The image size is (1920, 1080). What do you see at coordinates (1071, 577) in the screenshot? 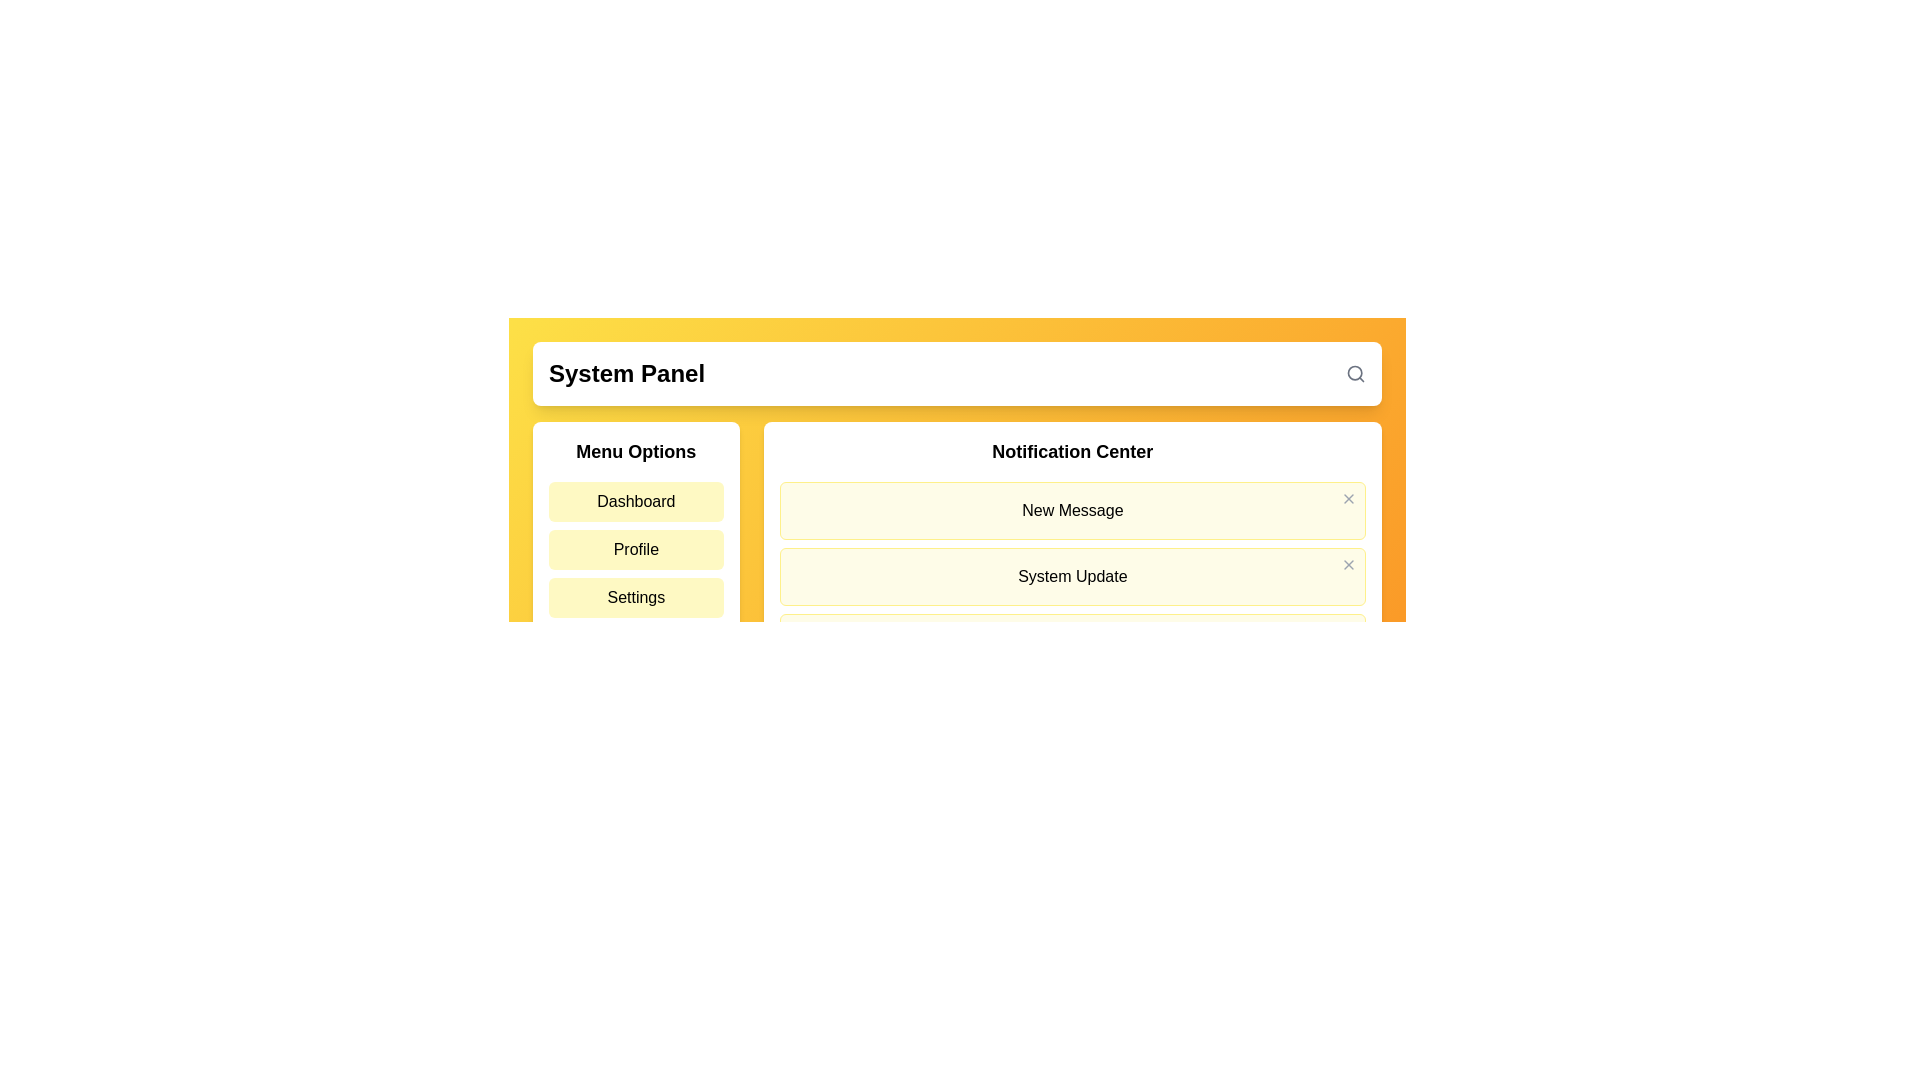
I see `the second notification card displaying a 'System Update' message in the Notification Center` at bounding box center [1071, 577].